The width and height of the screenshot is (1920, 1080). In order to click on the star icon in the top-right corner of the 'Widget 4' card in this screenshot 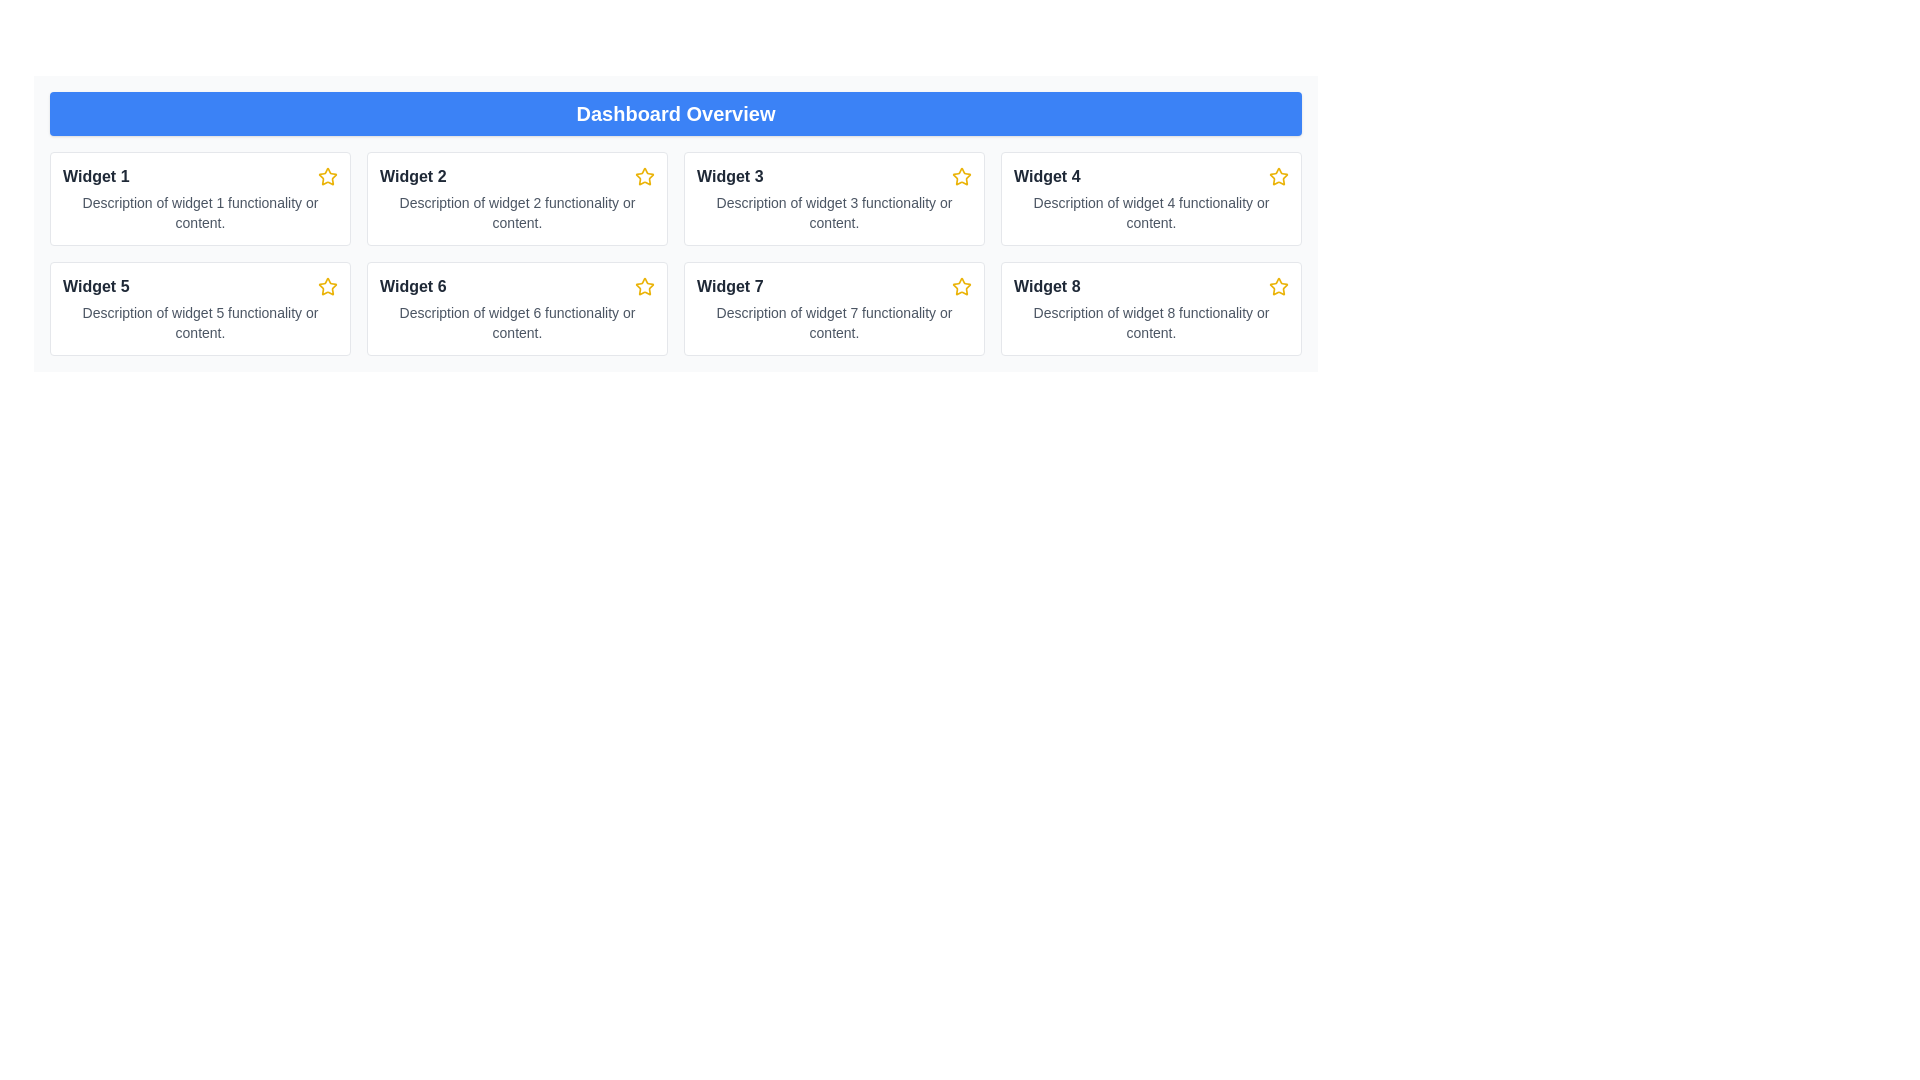, I will do `click(1277, 176)`.